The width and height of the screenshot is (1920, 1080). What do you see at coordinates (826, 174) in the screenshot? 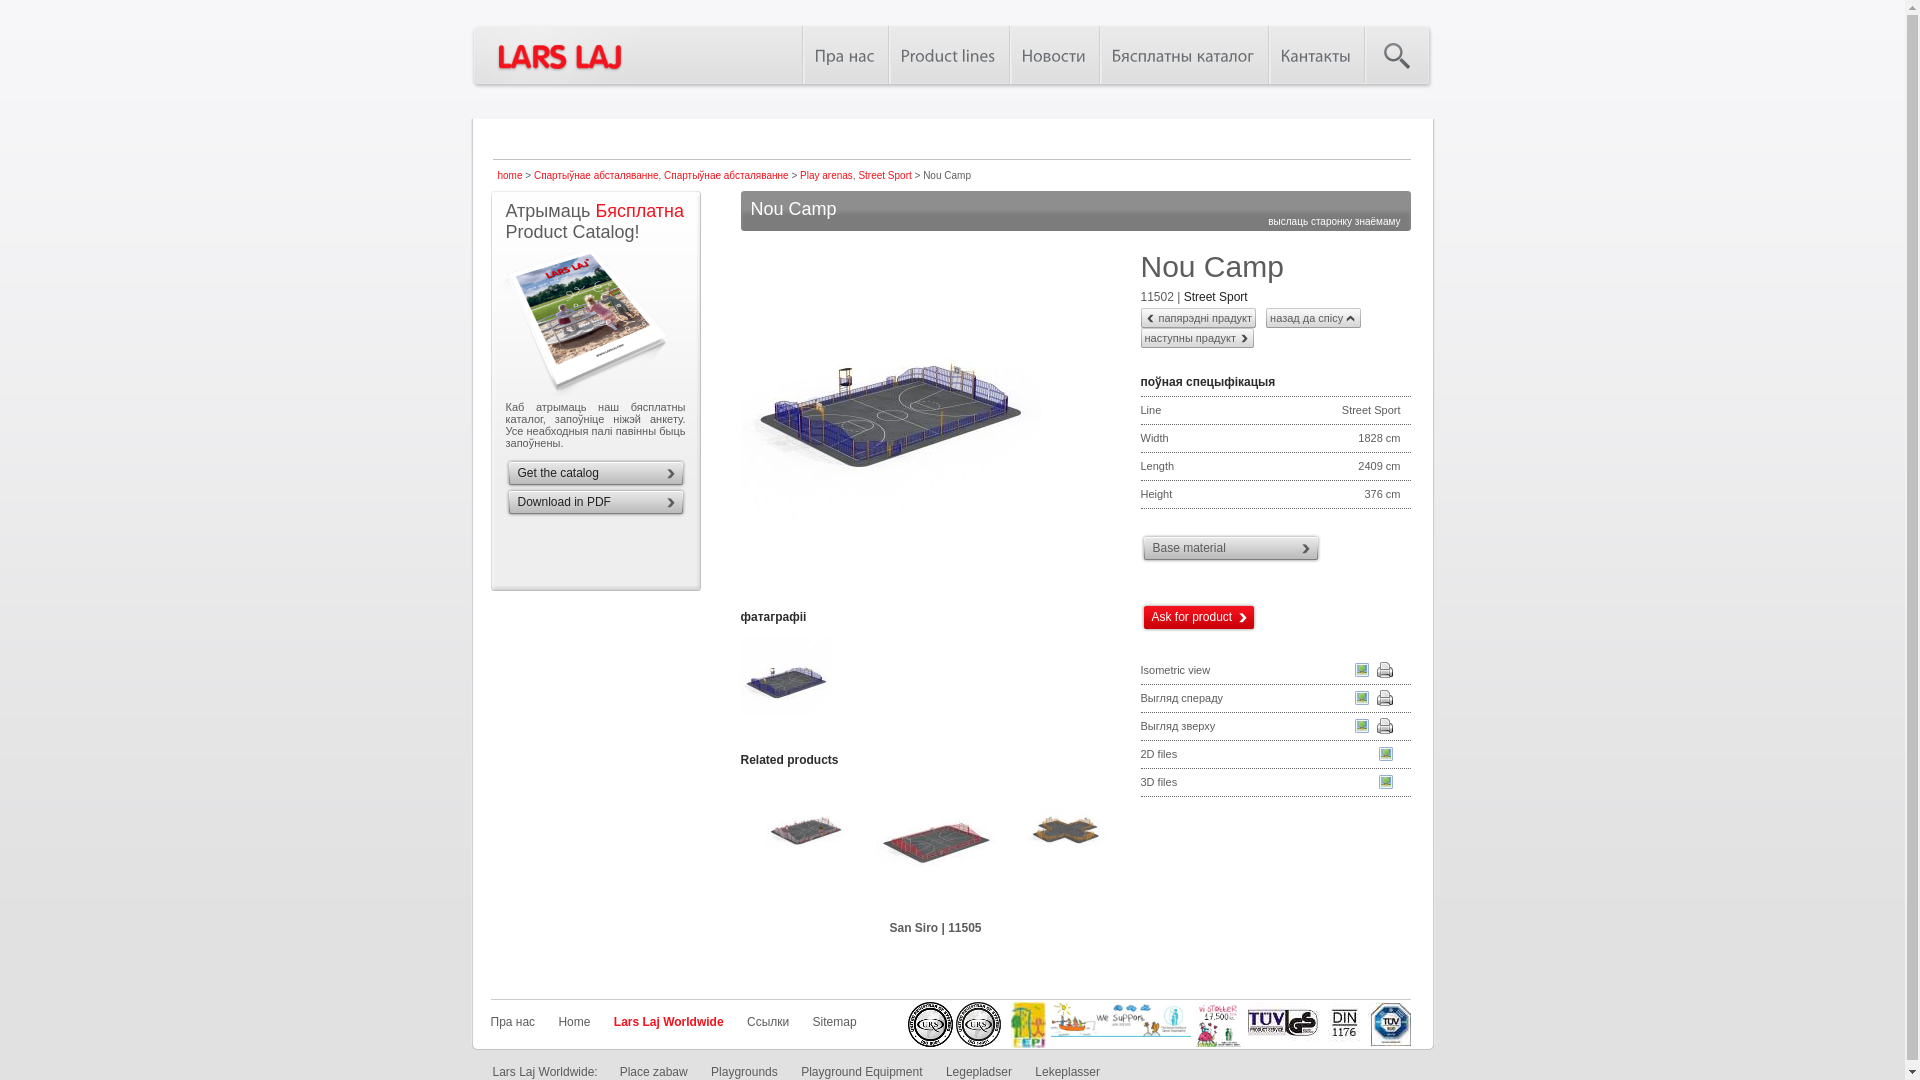
I see `'Play arenas'` at bounding box center [826, 174].